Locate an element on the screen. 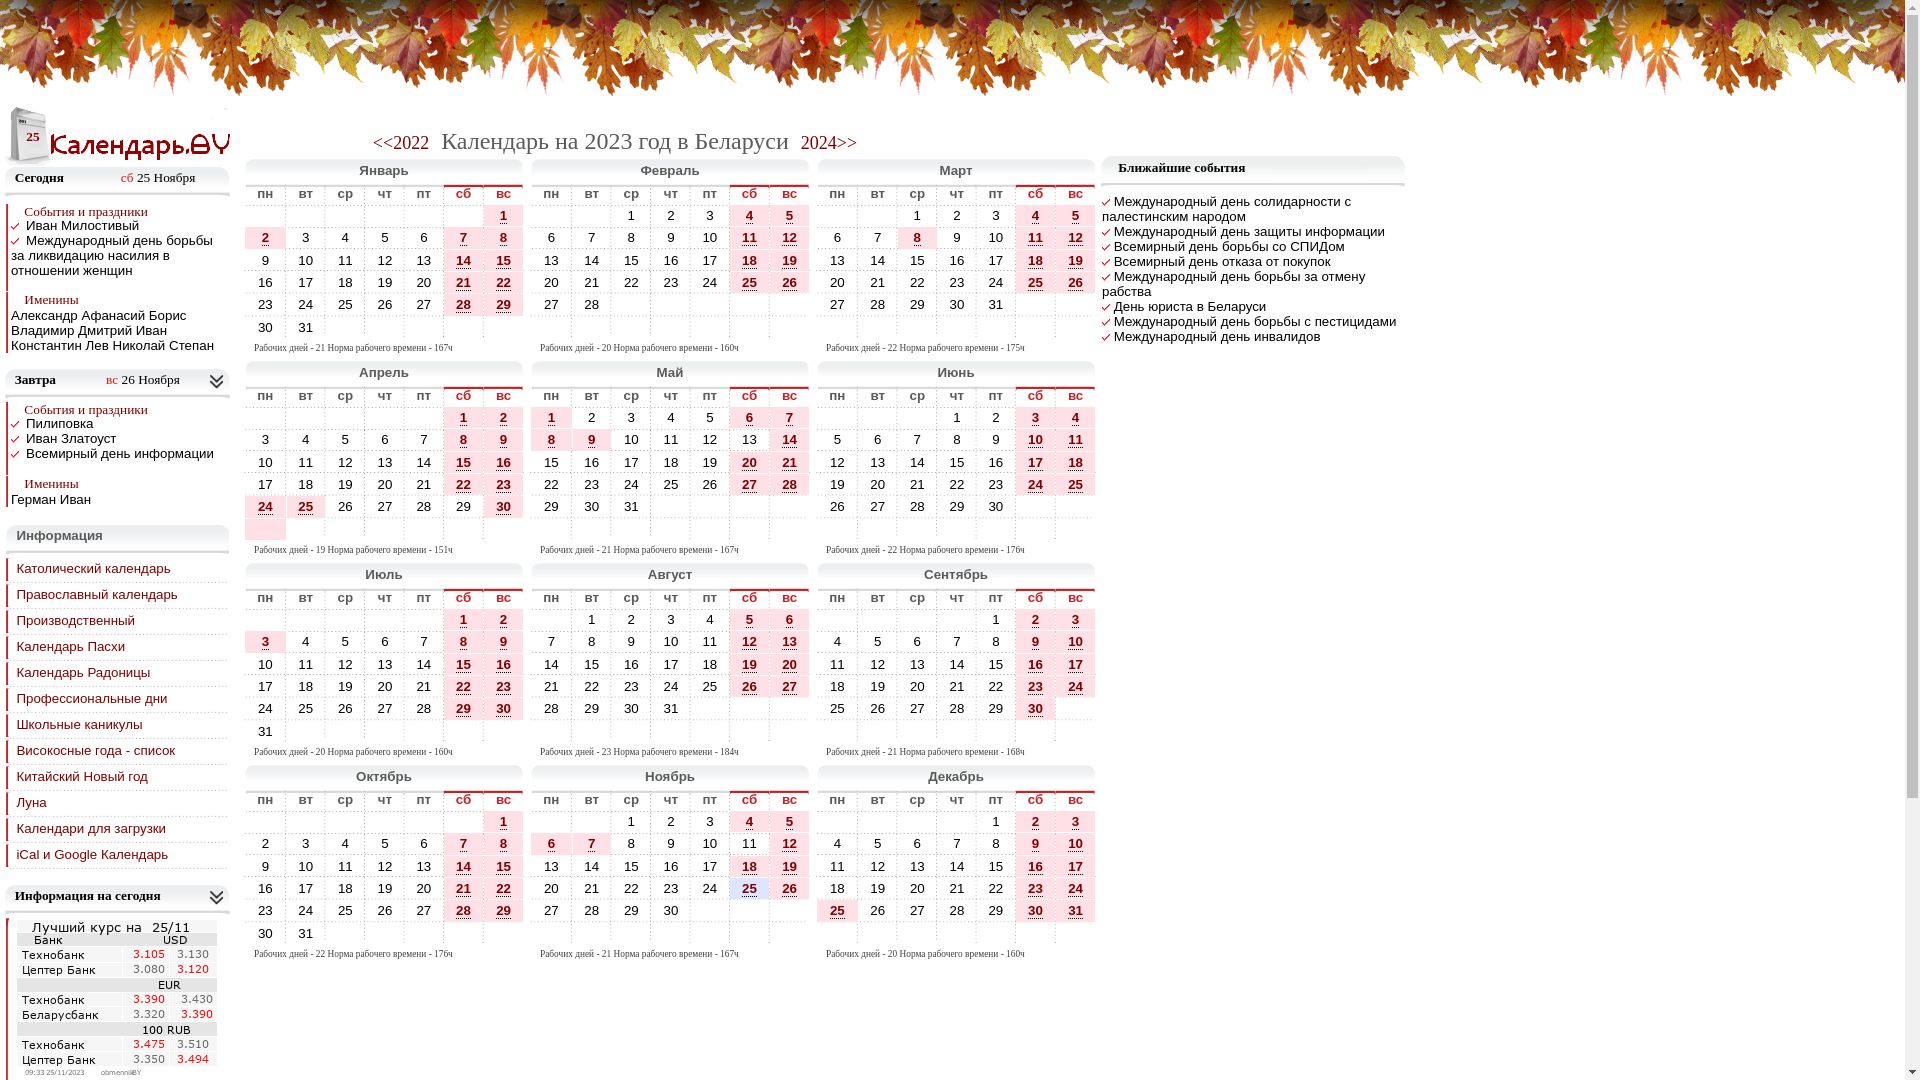  '13' is located at coordinates (837, 259).